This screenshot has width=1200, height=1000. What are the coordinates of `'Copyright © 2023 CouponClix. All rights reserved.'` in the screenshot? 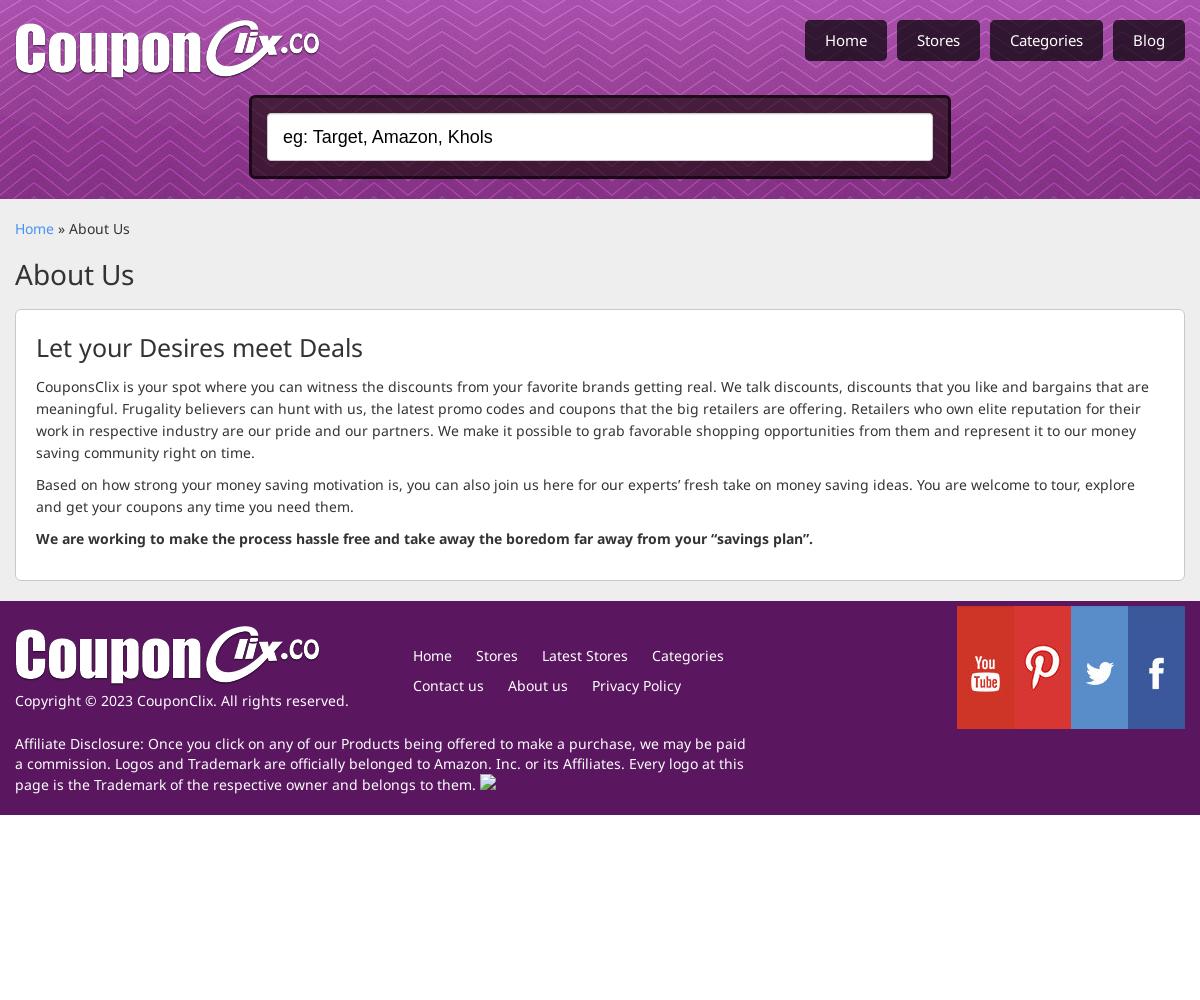 It's located at (181, 698).